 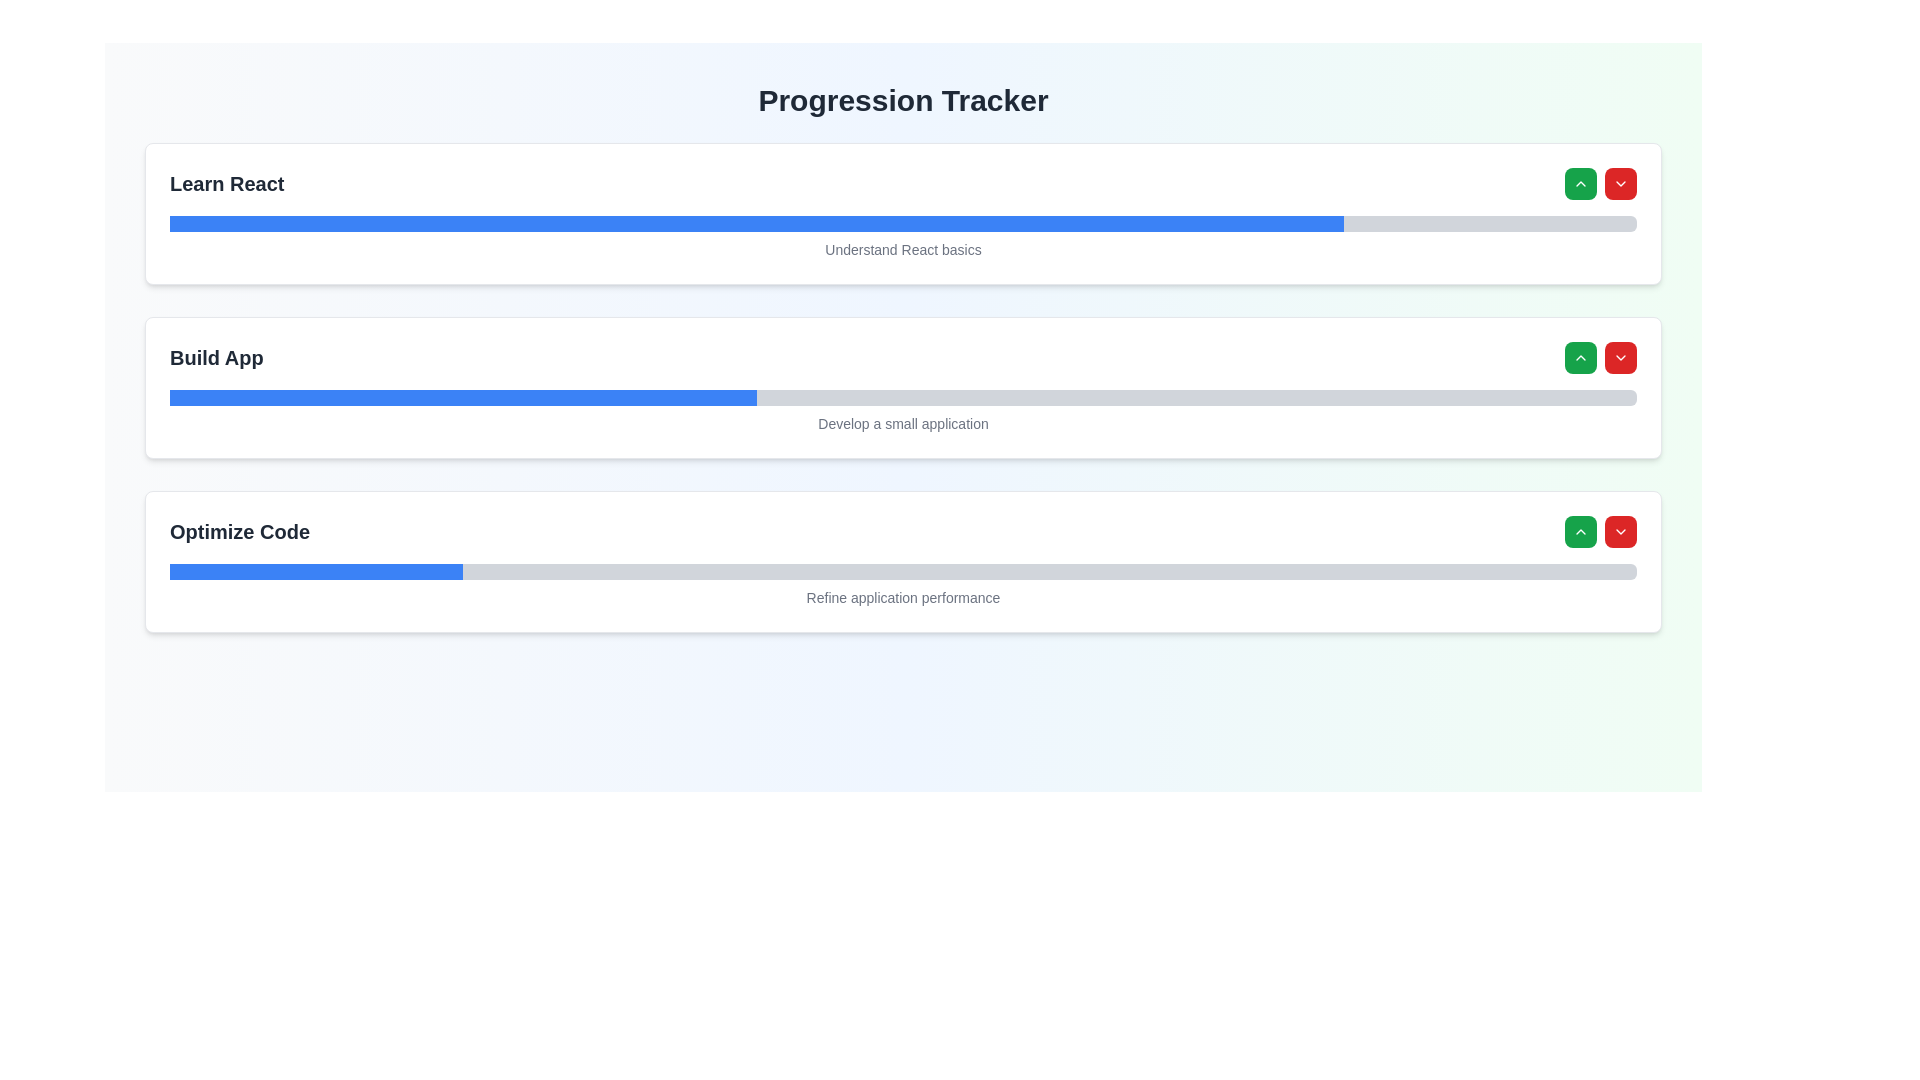 What do you see at coordinates (1601, 357) in the screenshot?
I see `the red button on the control panel located at the far right end of the 'Build App' section header to decrease the value or setting` at bounding box center [1601, 357].